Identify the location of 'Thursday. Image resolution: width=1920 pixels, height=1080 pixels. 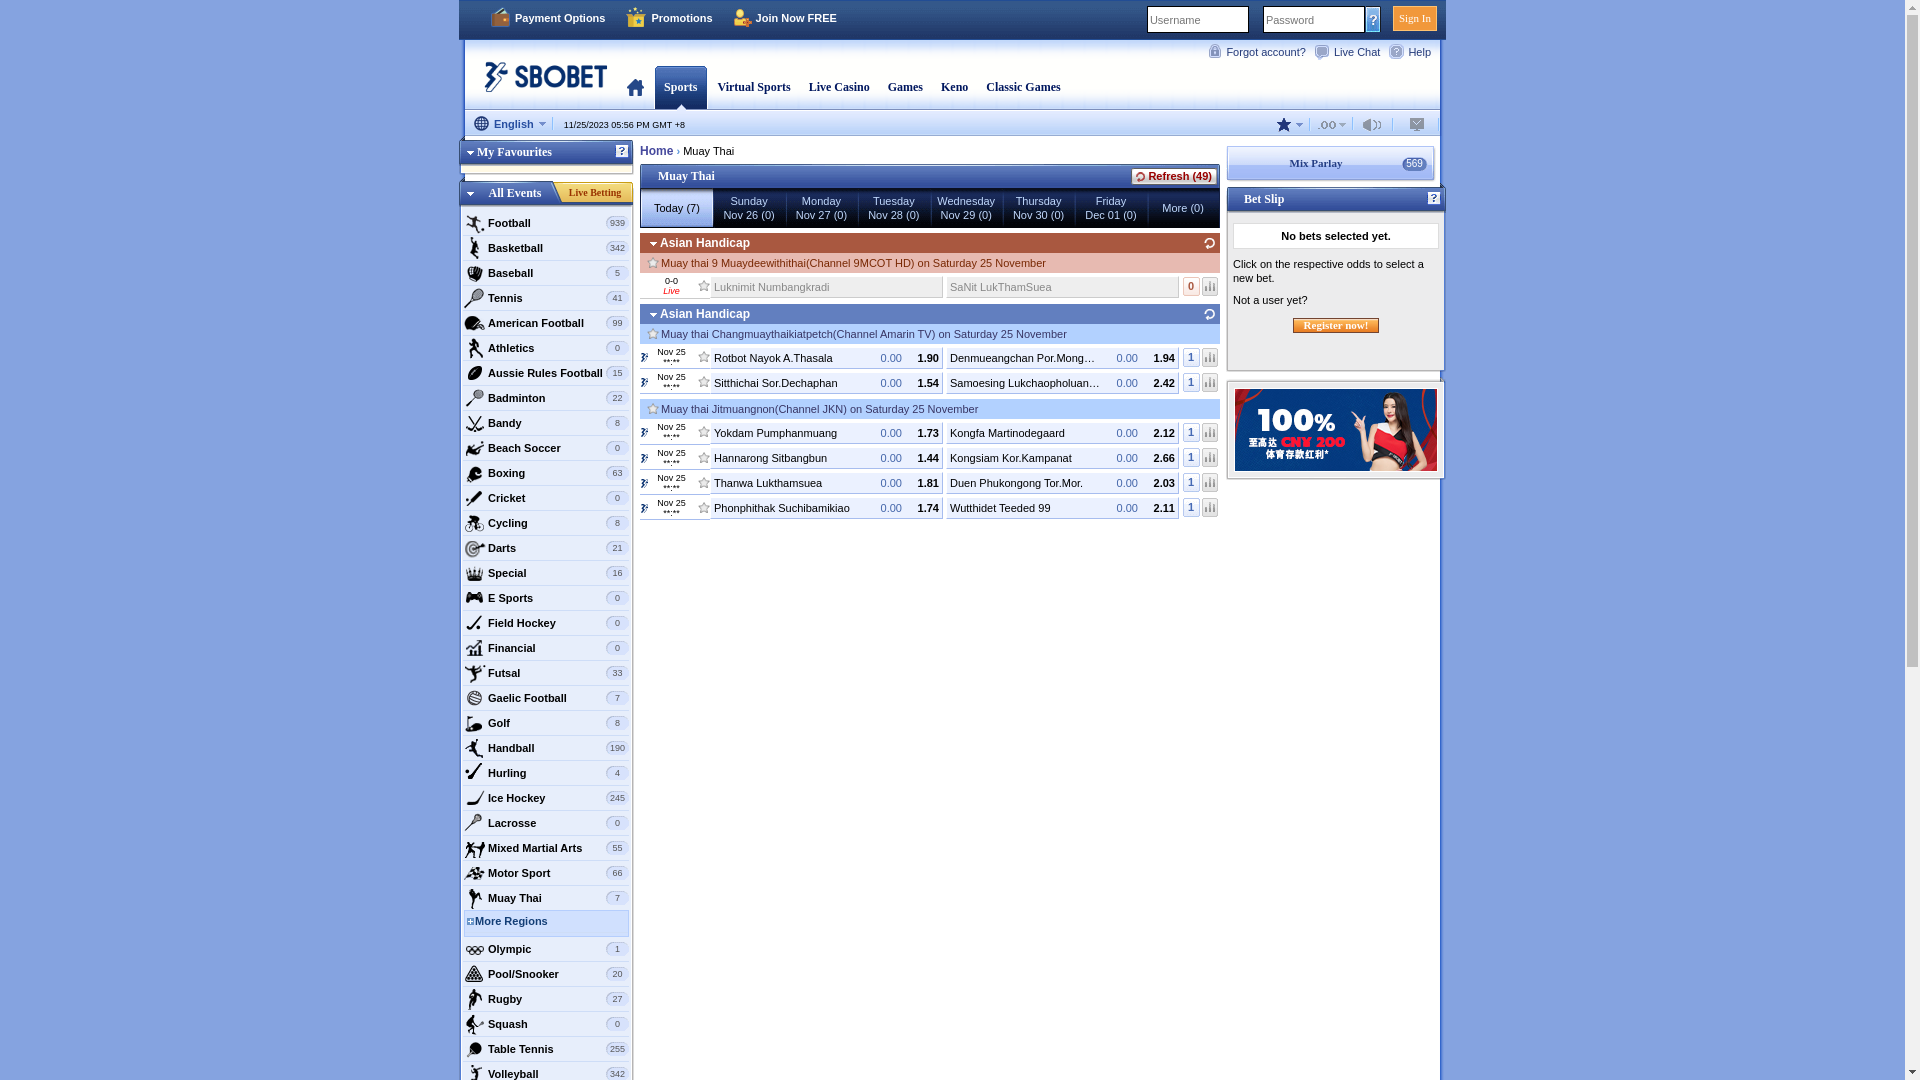
(1037, 208).